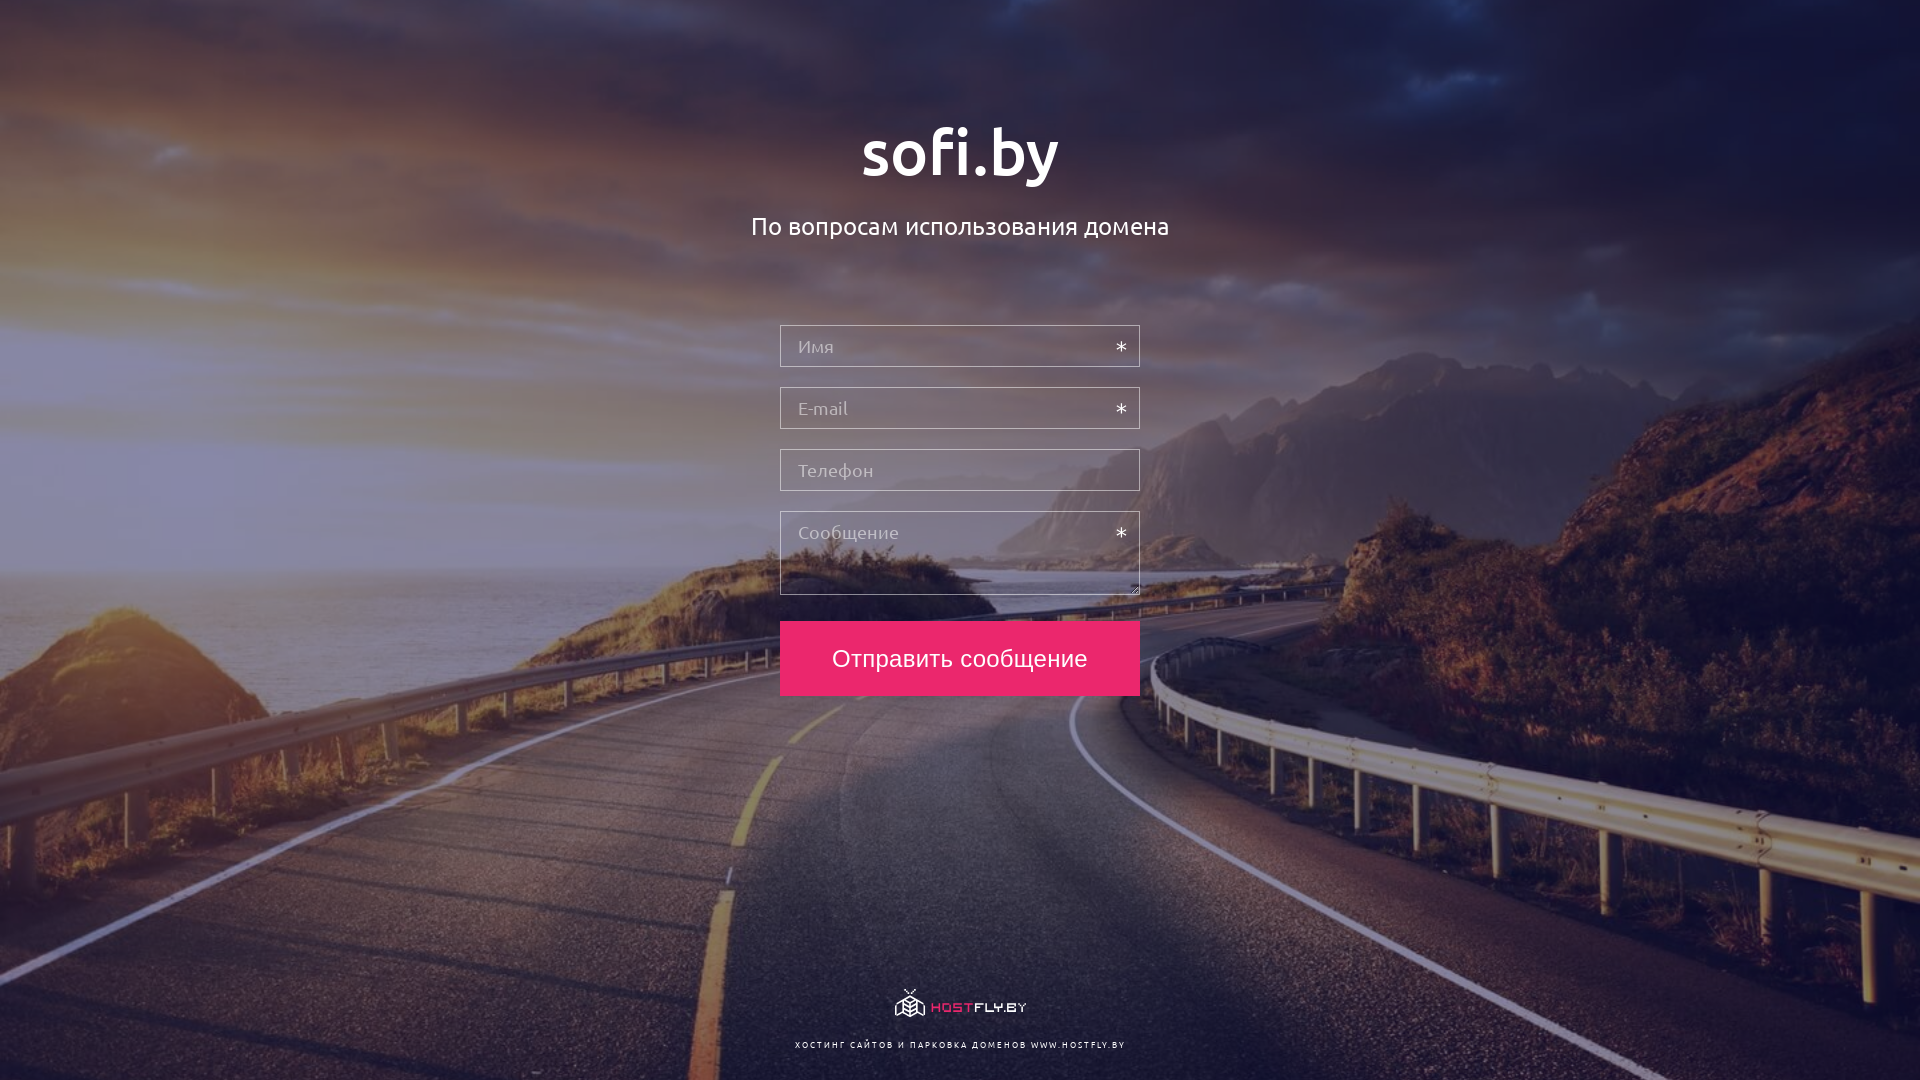  Describe the element at coordinates (1076, 1043) in the screenshot. I see `'WWW.HOSTFLY.BY'` at that location.